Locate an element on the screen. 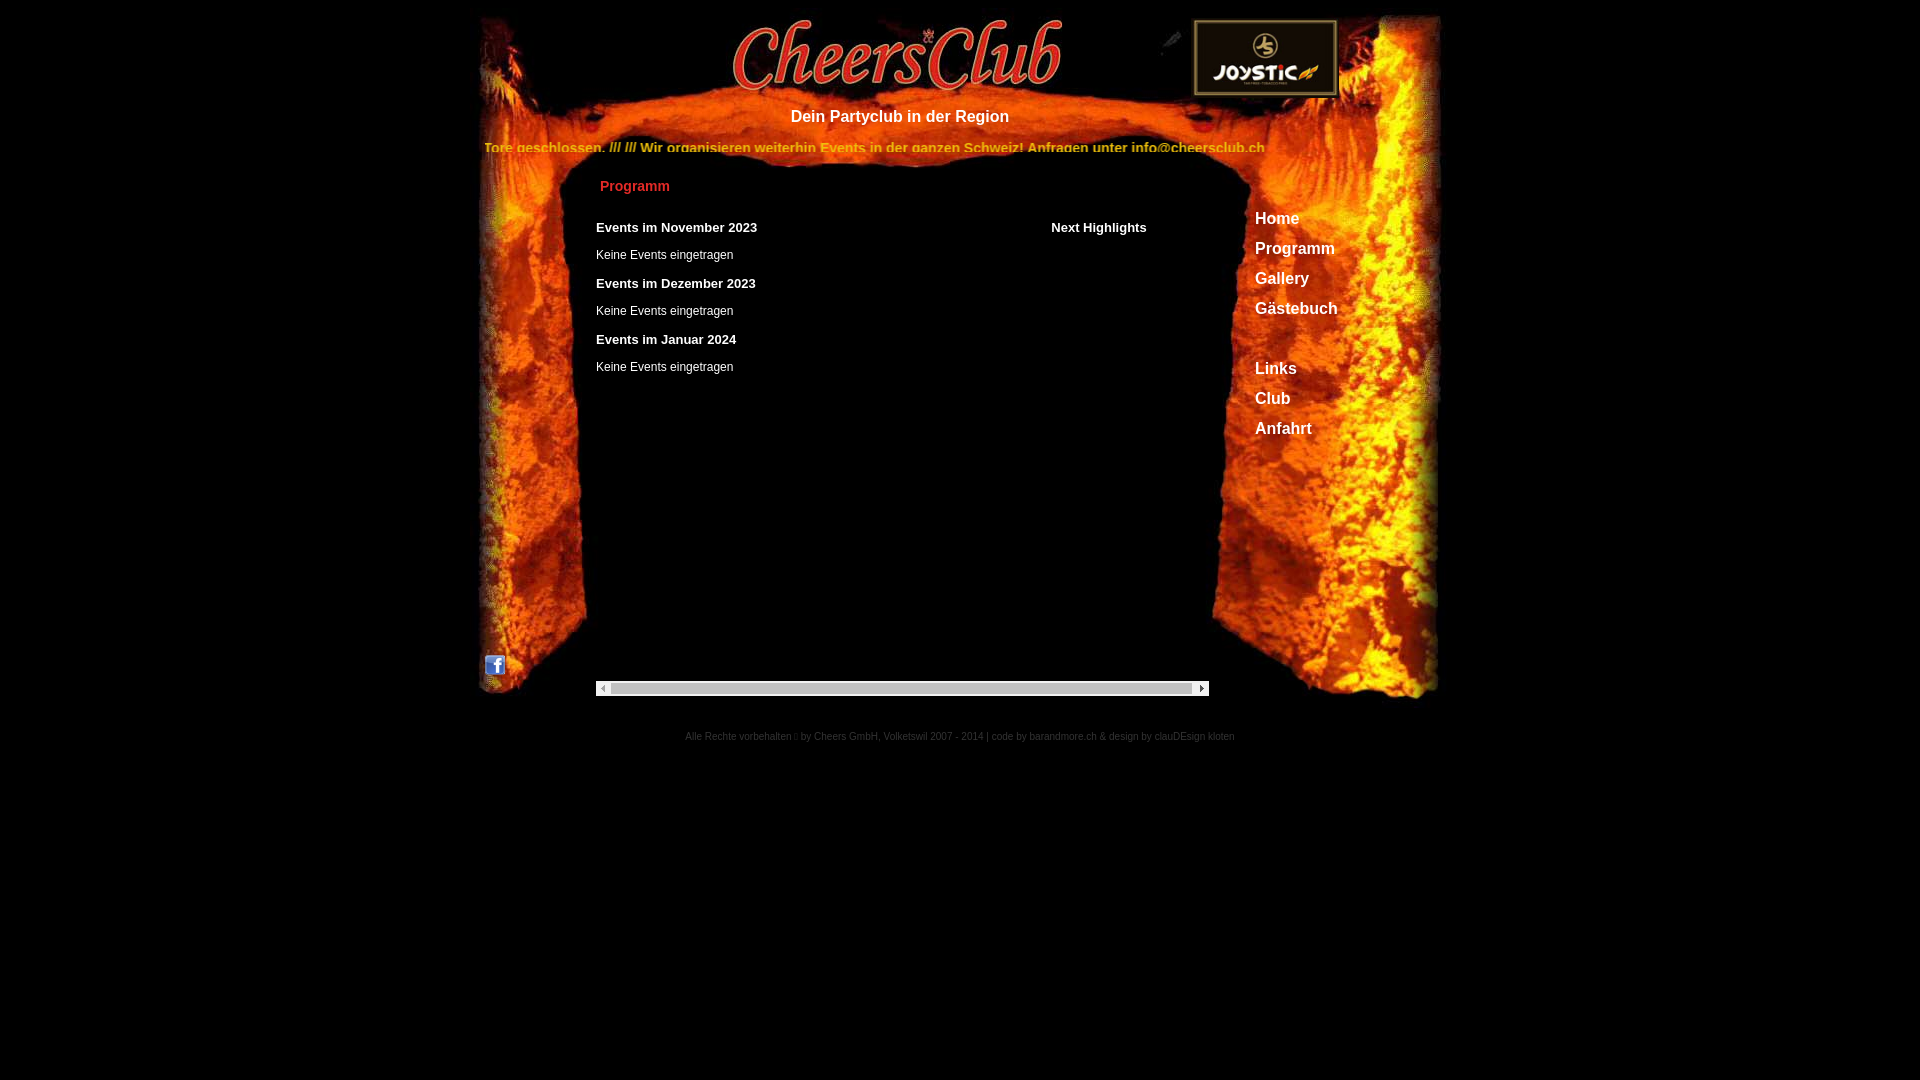  'barandmore.ch' is located at coordinates (1062, 736).